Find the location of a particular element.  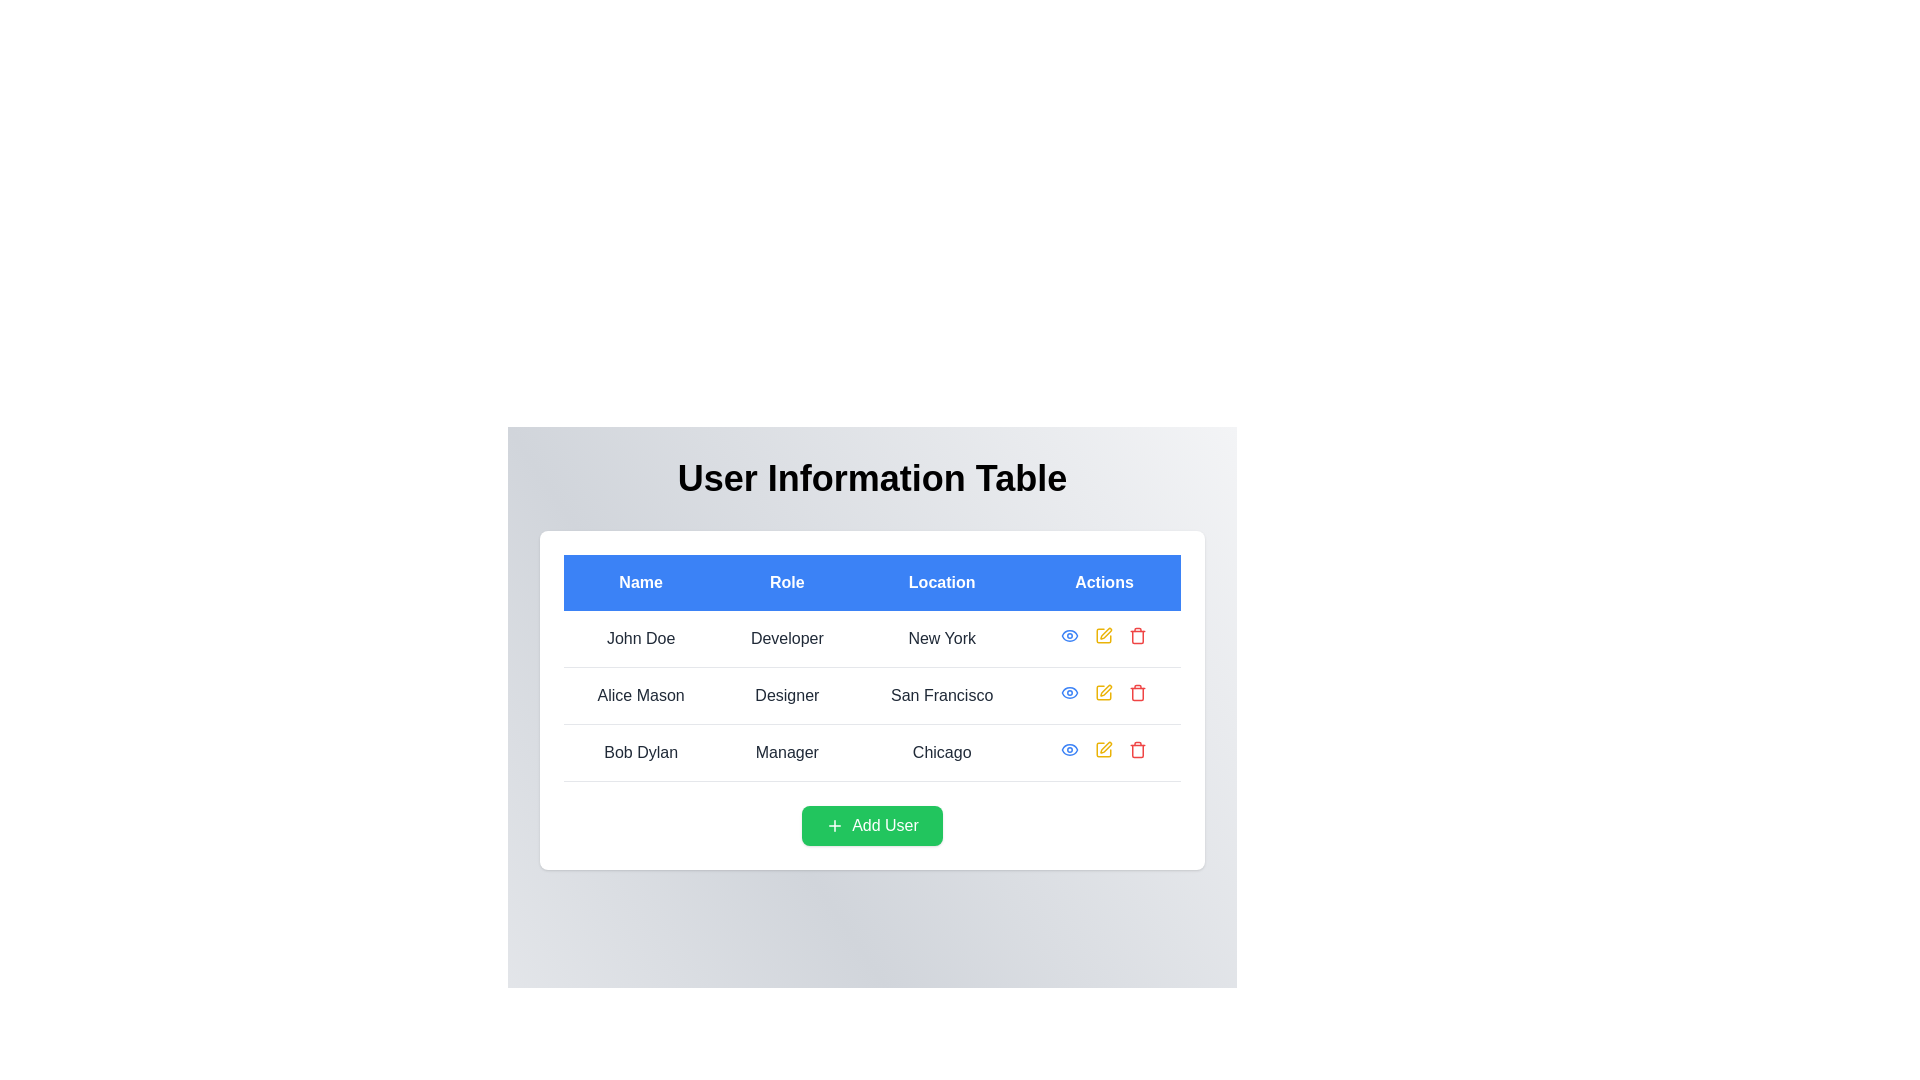

the eye icon located in the 'Actions' column of the 'Manager' row to visualize associated data is located at coordinates (1069, 749).